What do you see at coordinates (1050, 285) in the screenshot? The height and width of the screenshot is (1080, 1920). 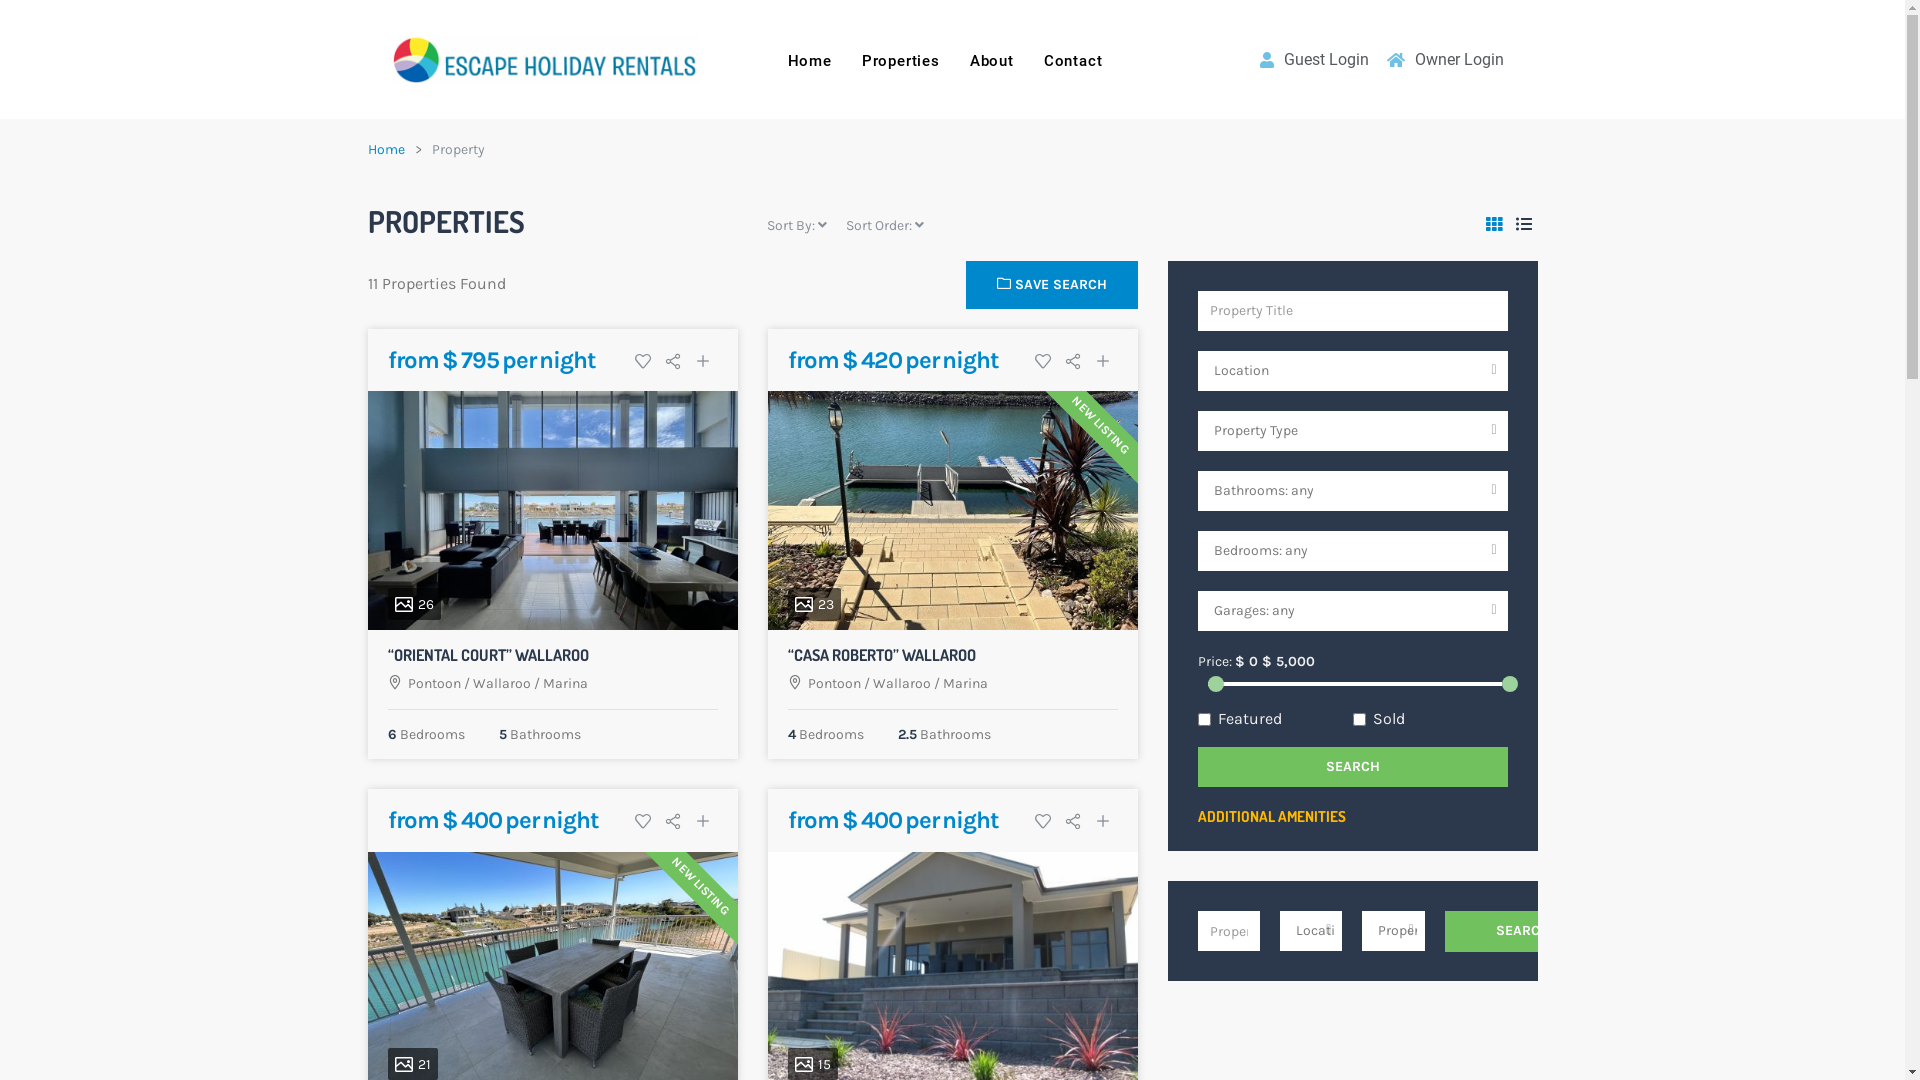 I see `'SAVE SEARCH'` at bounding box center [1050, 285].